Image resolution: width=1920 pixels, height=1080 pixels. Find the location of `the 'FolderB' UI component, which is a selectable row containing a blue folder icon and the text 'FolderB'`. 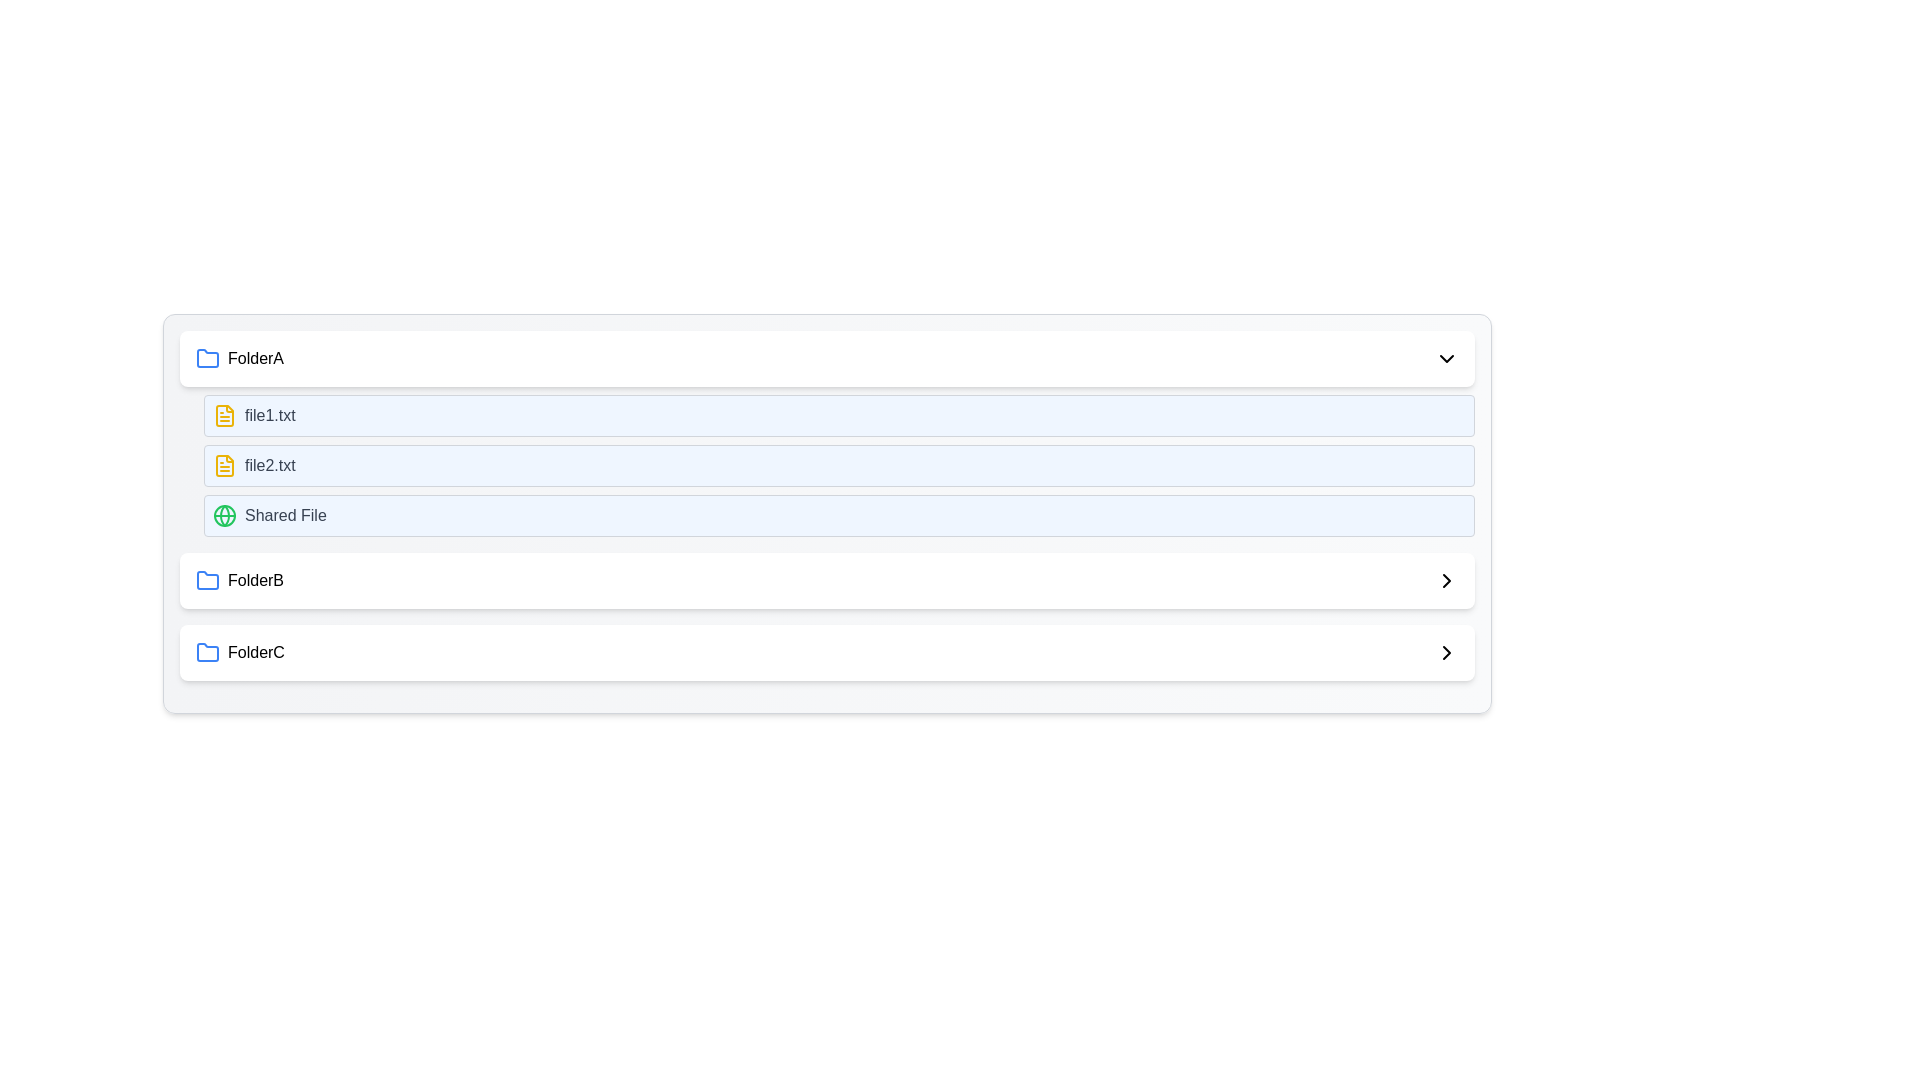

the 'FolderB' UI component, which is a selectable row containing a blue folder icon and the text 'FolderB' is located at coordinates (240, 581).